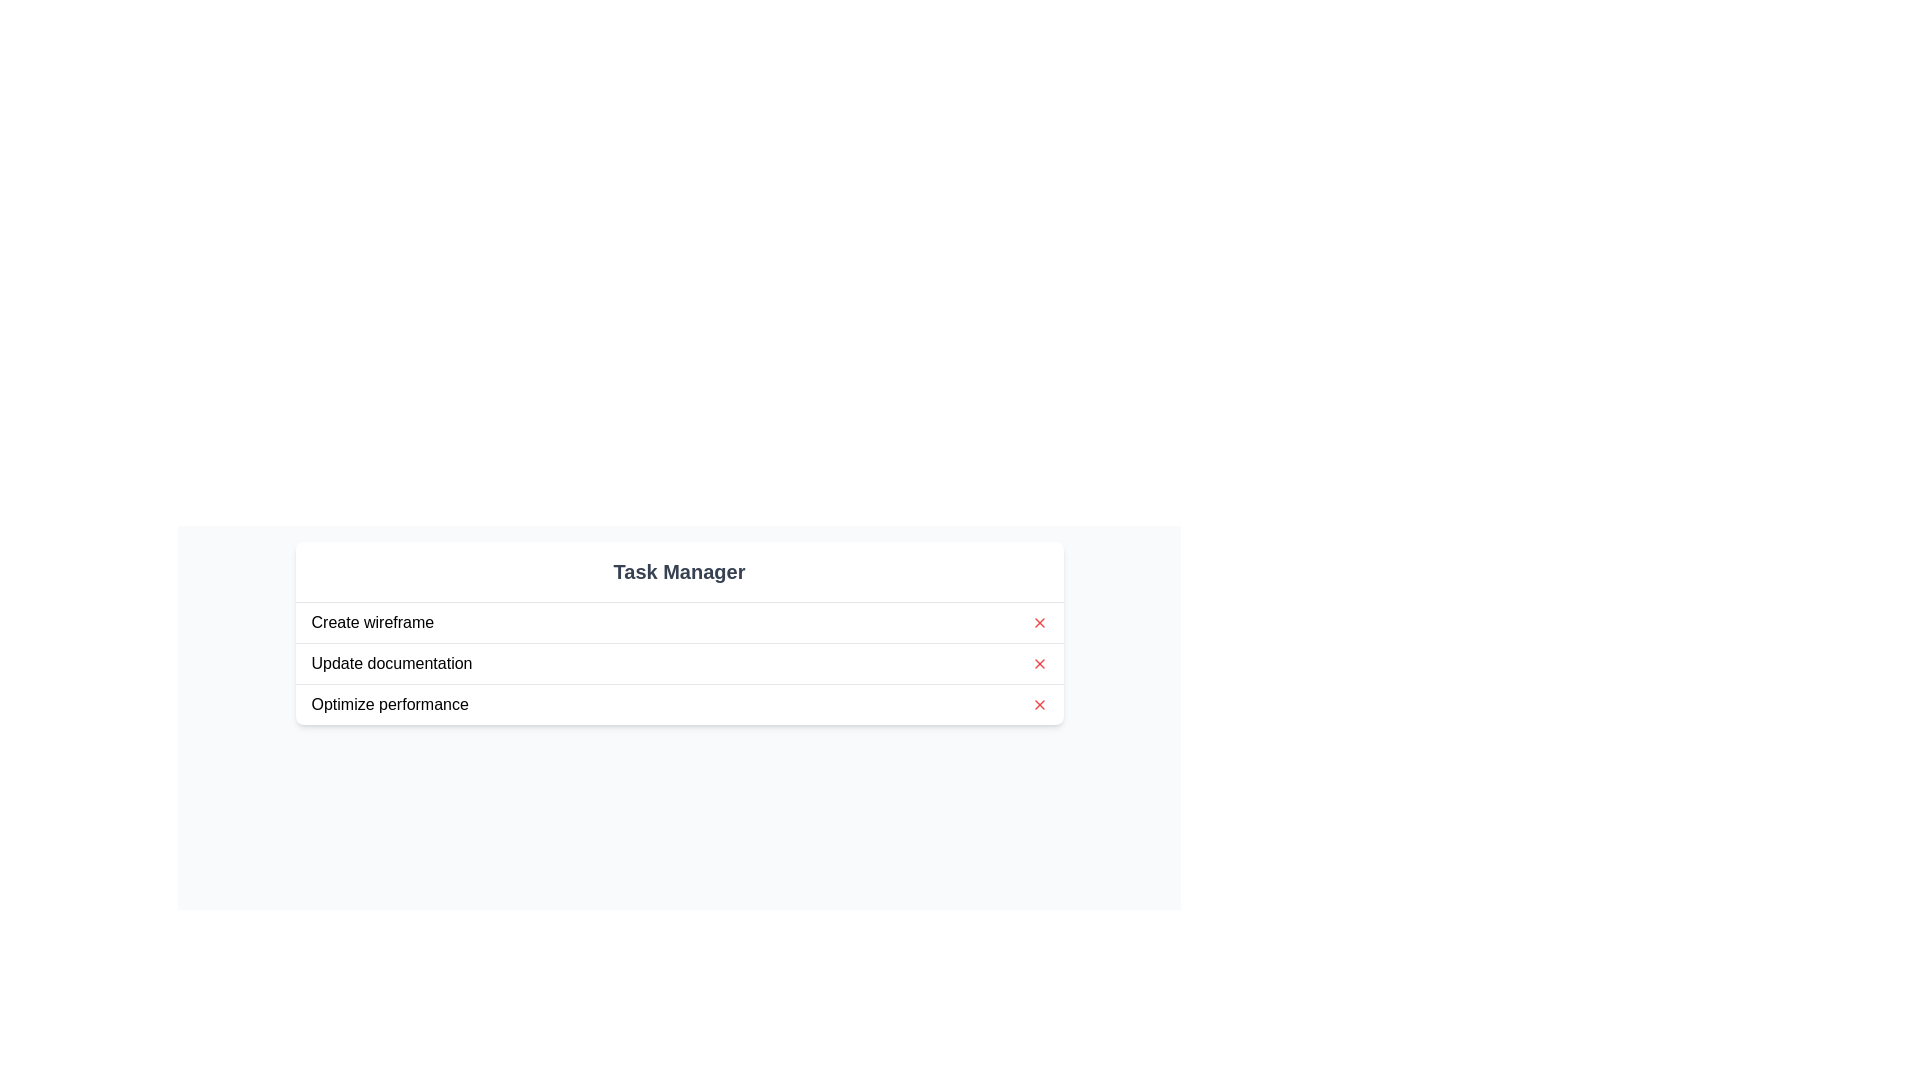  Describe the element at coordinates (1039, 704) in the screenshot. I see `the clickable icon at the rightmost end of the 'Optimize performance' row in the task list` at that location.